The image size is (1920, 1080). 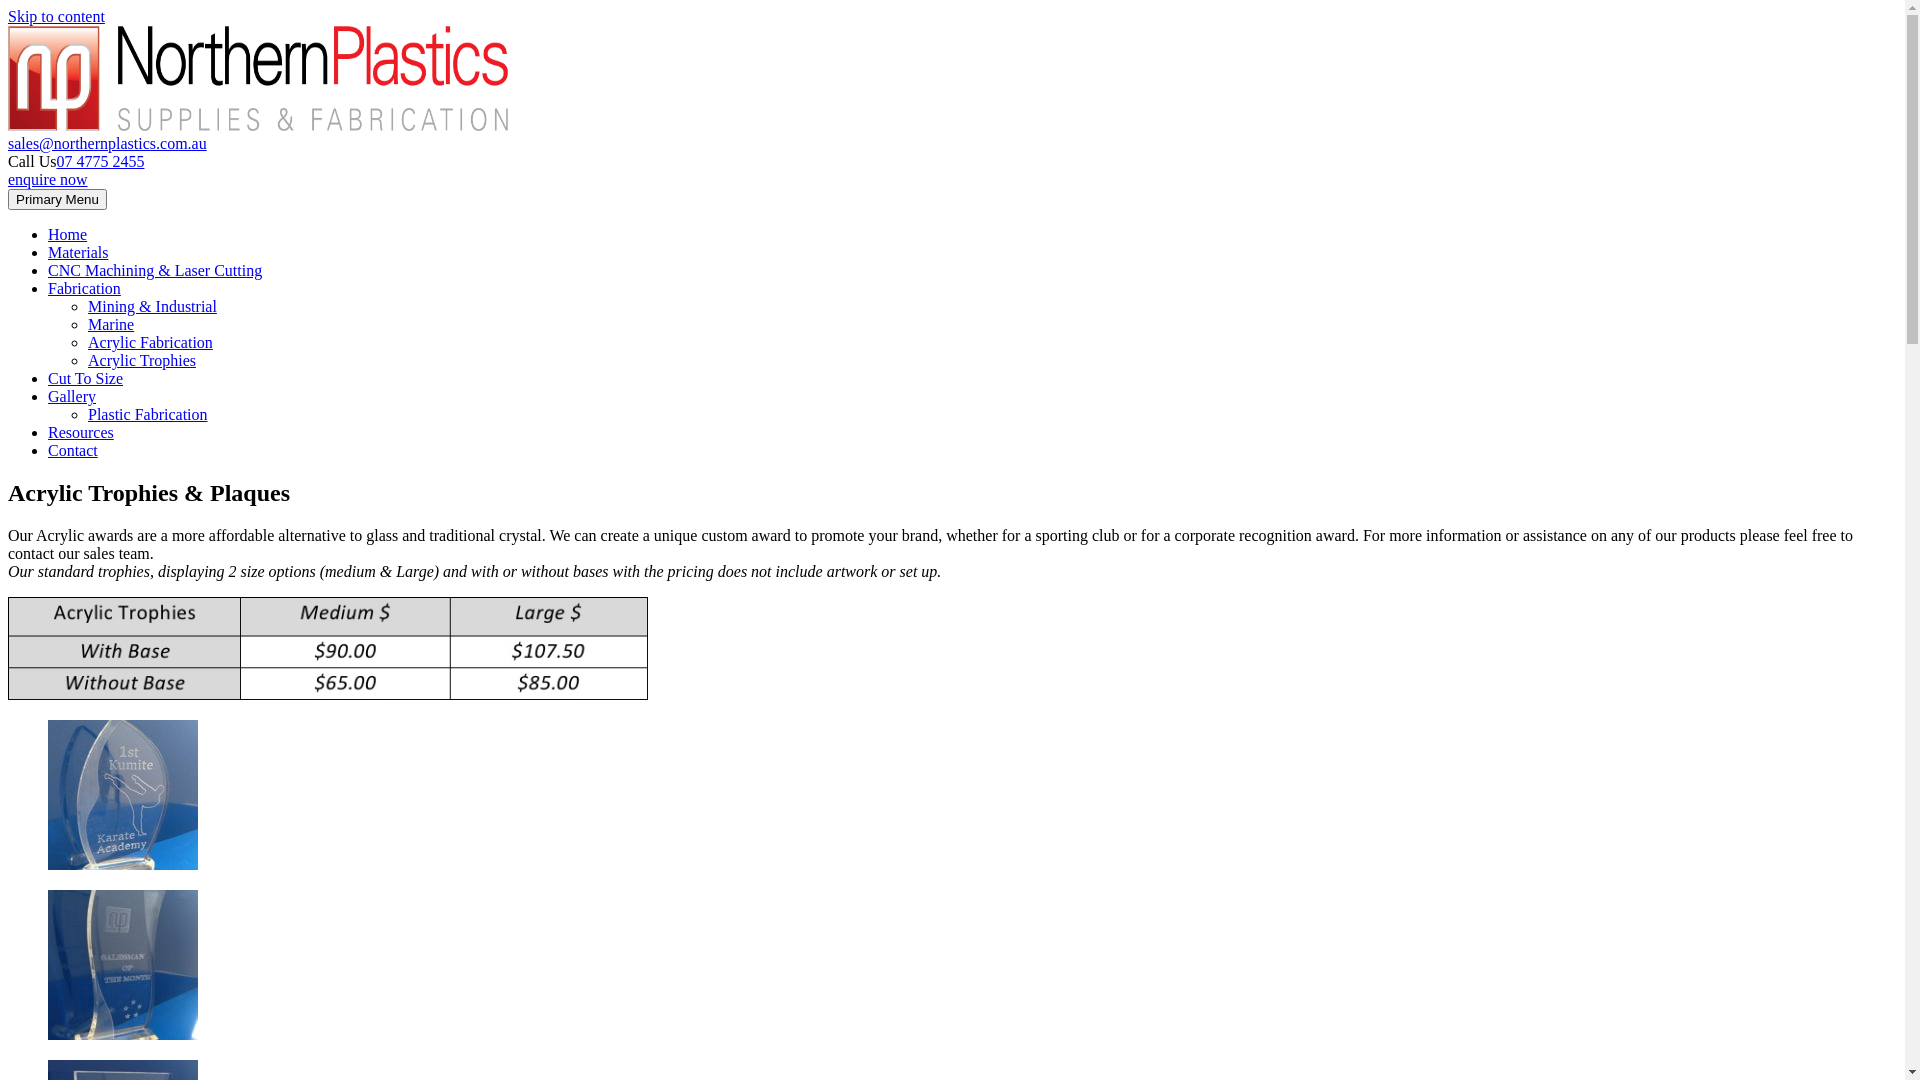 What do you see at coordinates (57, 199) in the screenshot?
I see `'Primary Menu'` at bounding box center [57, 199].